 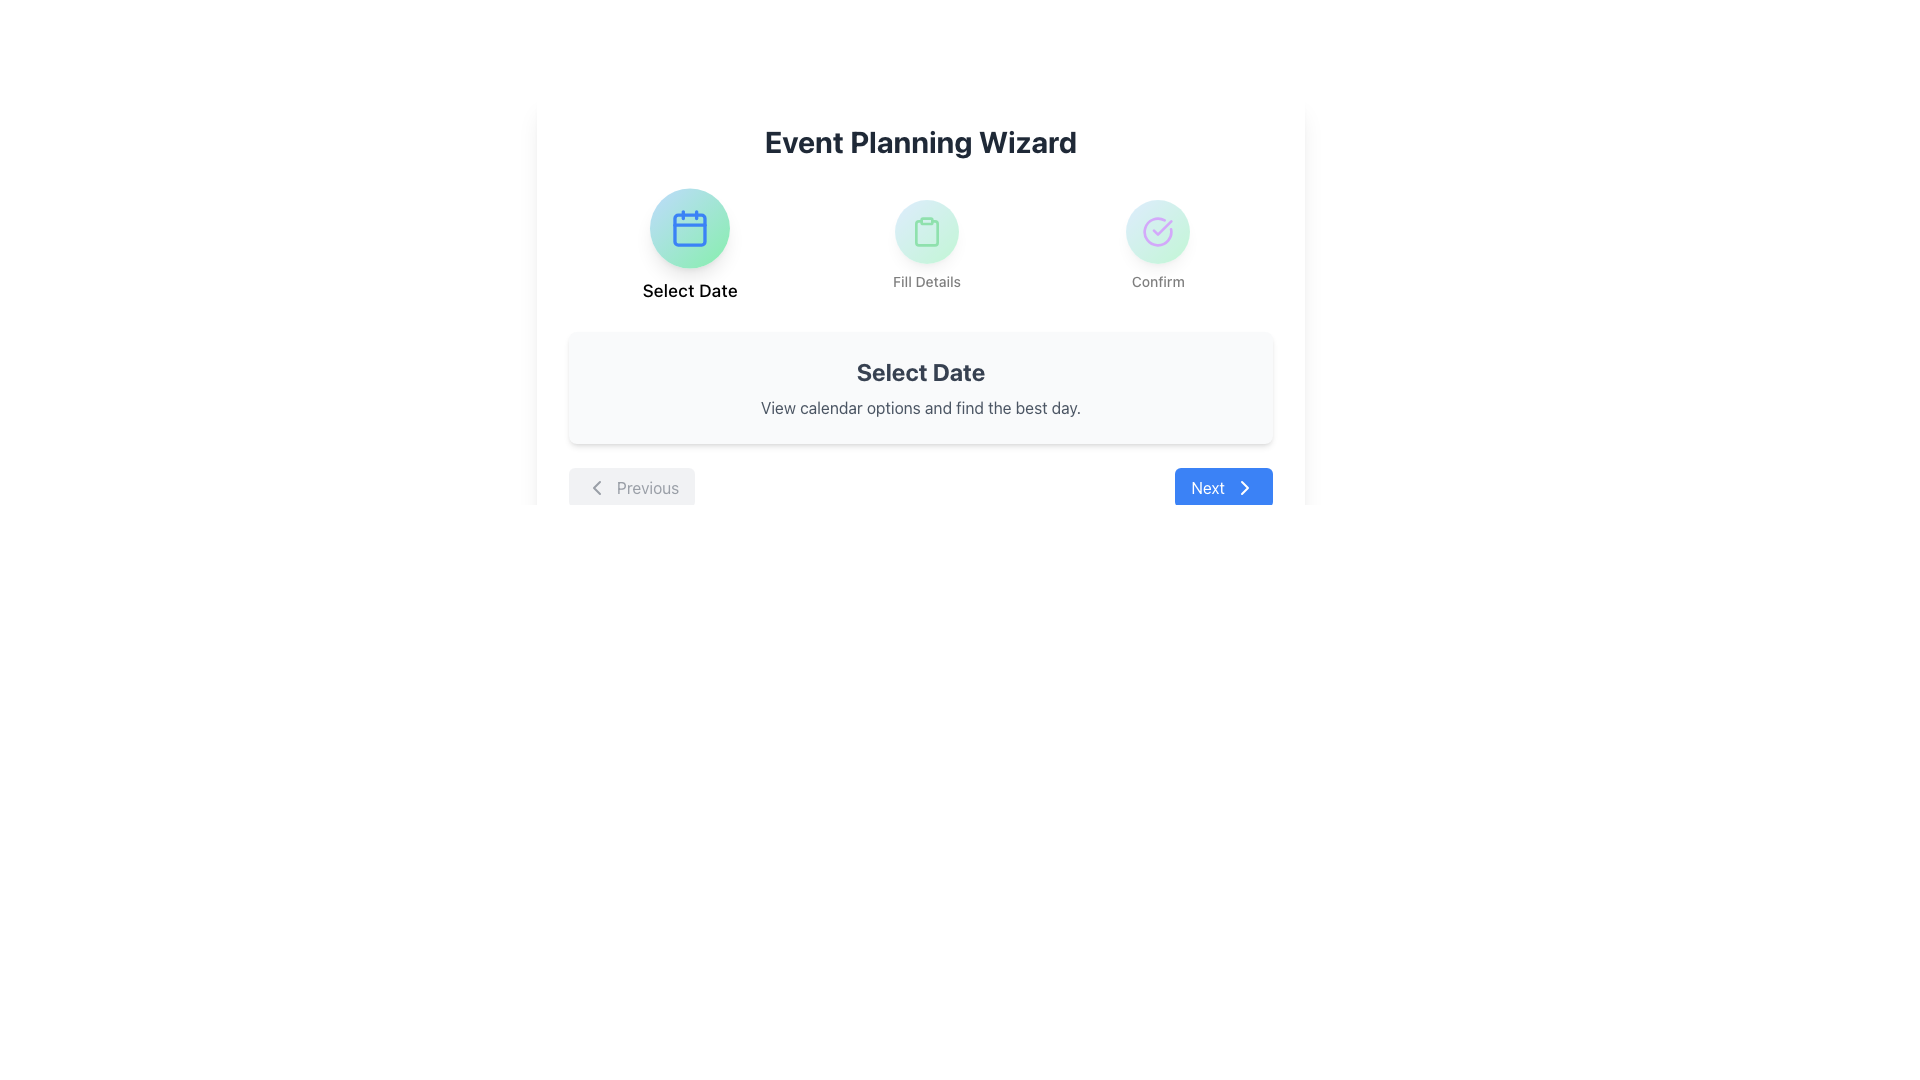 I want to click on the 'Previous' text label located on the bottom-left side of the page inside a rounded rectangular button with a light gray background, so click(x=648, y=488).